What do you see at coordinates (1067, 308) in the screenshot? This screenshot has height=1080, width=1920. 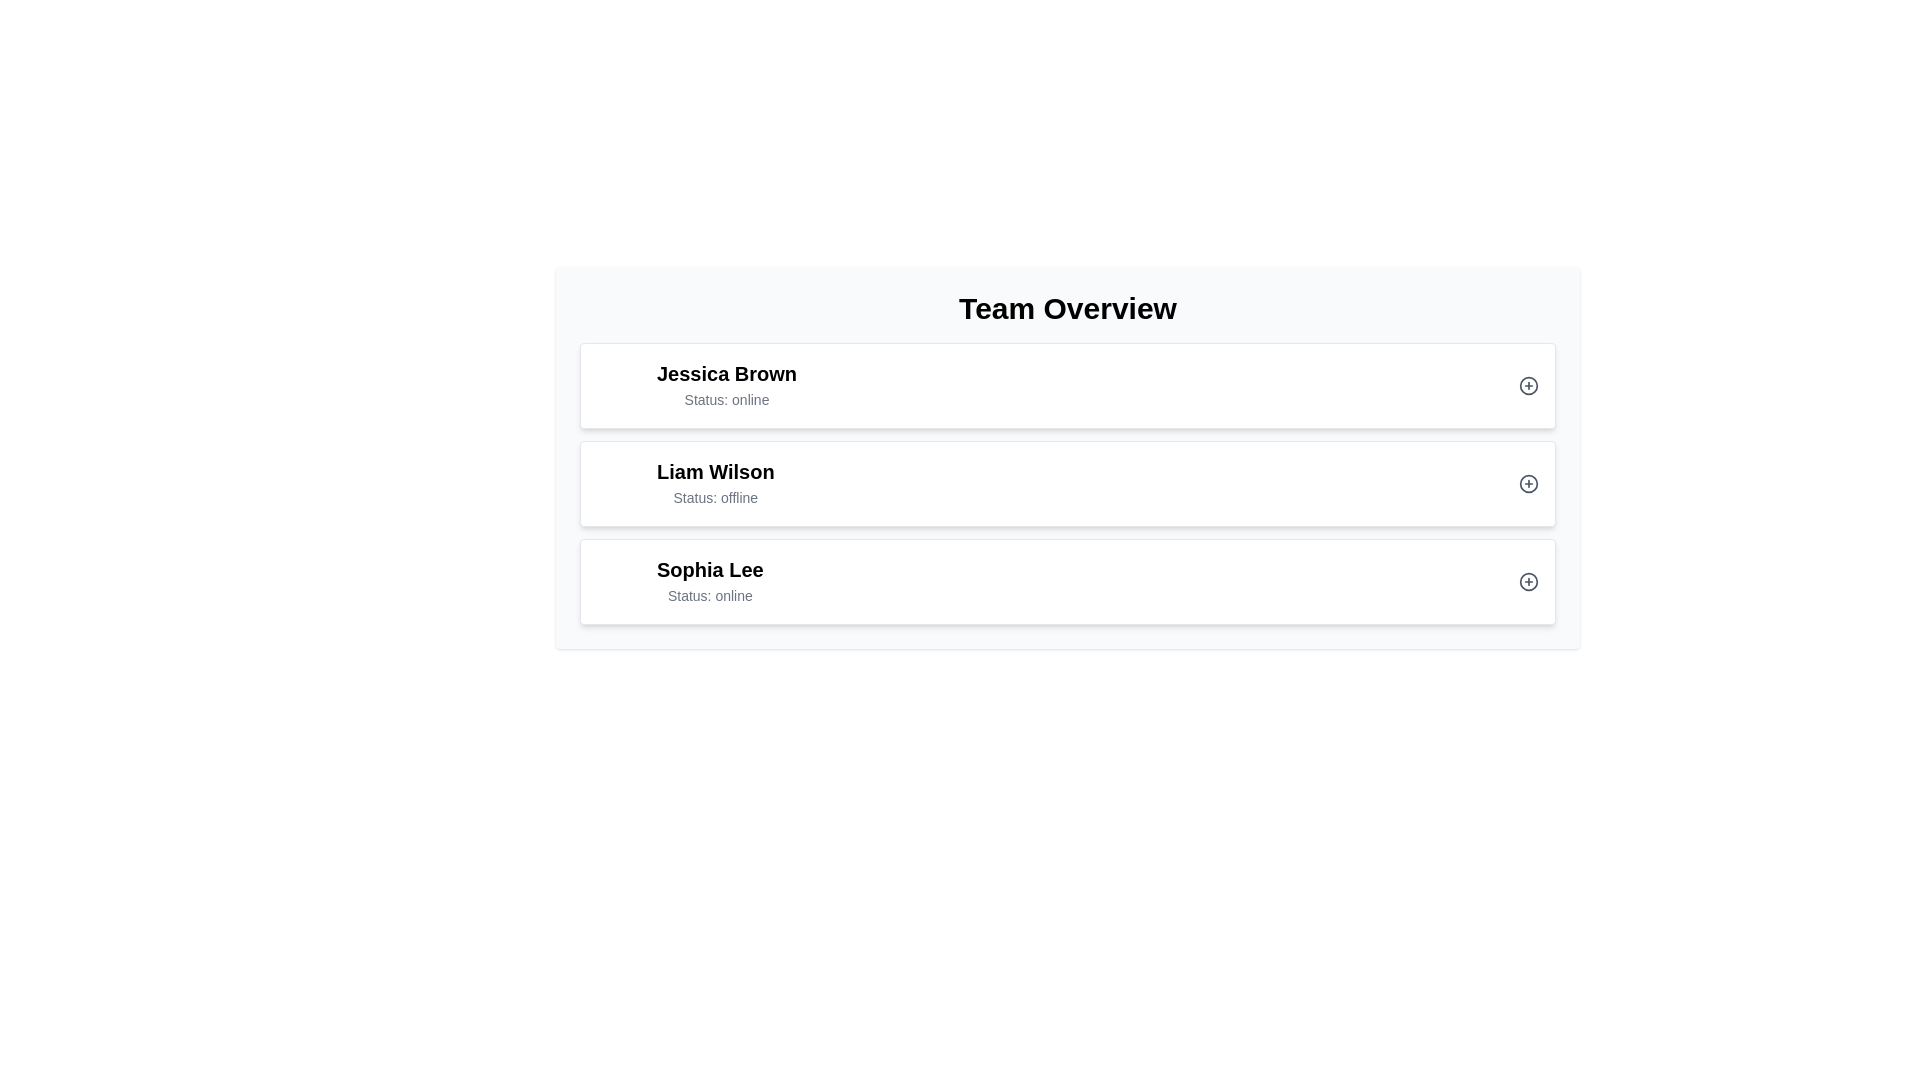 I see `text from the centered header displaying 'Team Overview' in bold and extra-large font, located at the top of the 'Team Overview' section` at bounding box center [1067, 308].